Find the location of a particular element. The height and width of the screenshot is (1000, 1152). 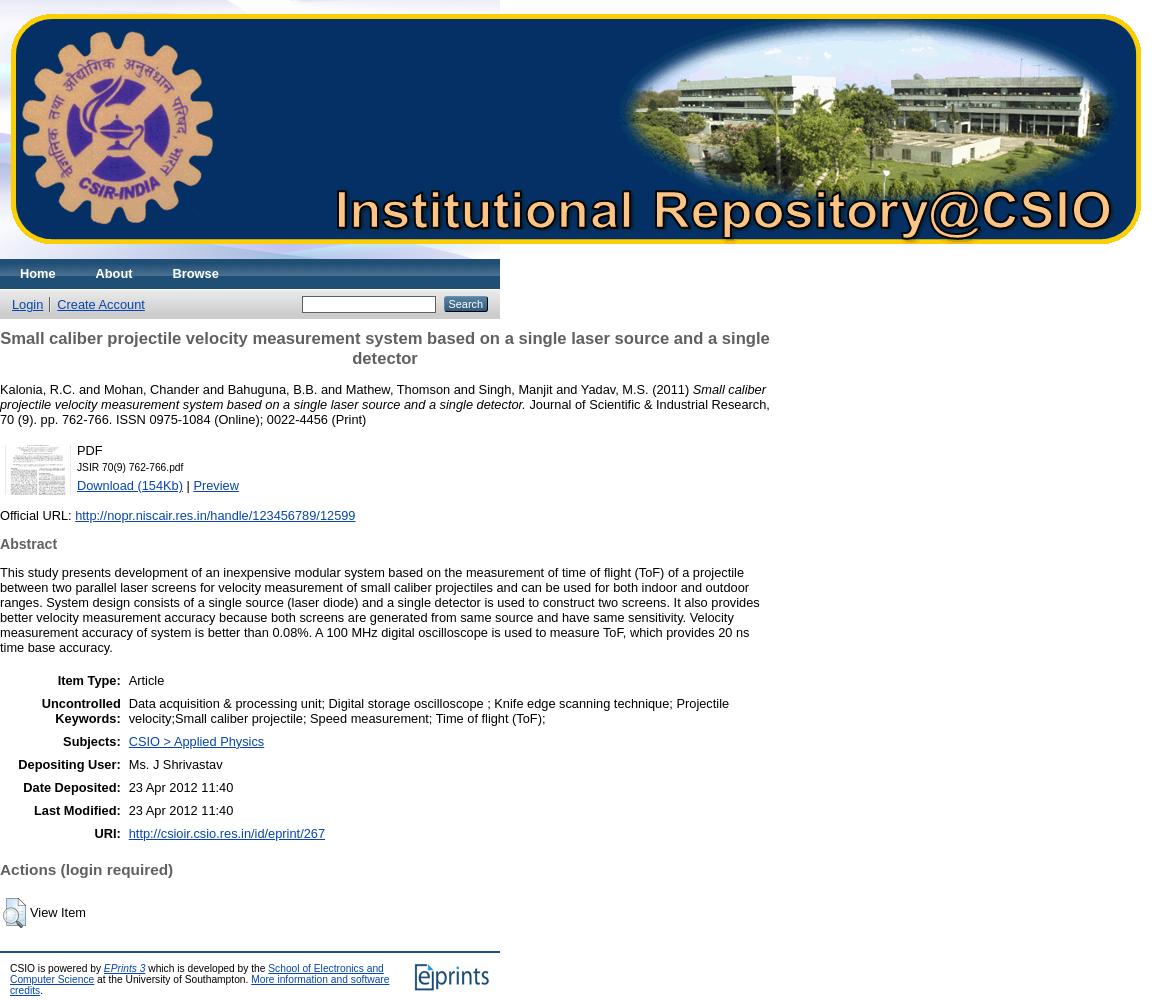

'About' is located at coordinates (112, 273).